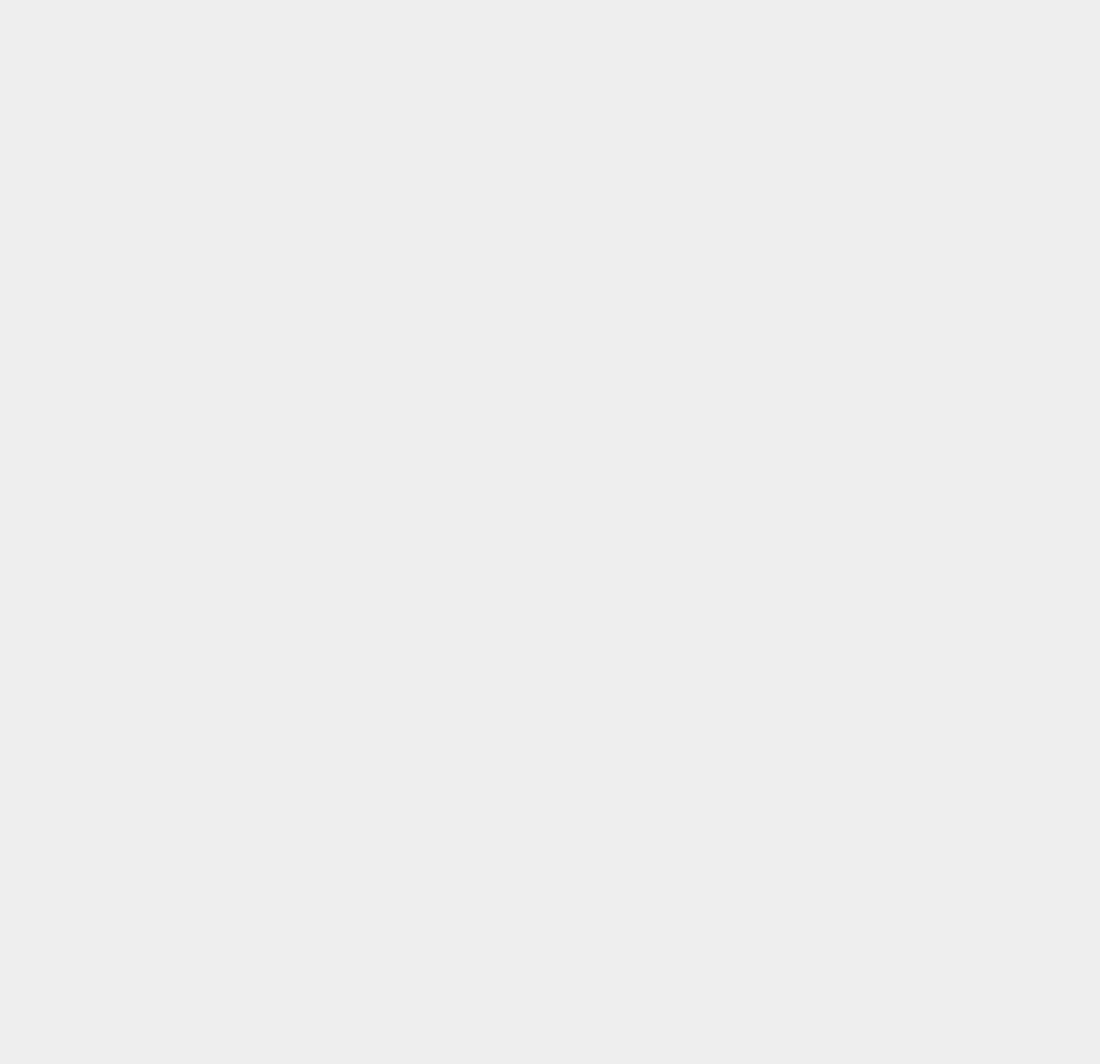  What do you see at coordinates (778, 999) in the screenshot?
I see `'Windows Server 2012'` at bounding box center [778, 999].